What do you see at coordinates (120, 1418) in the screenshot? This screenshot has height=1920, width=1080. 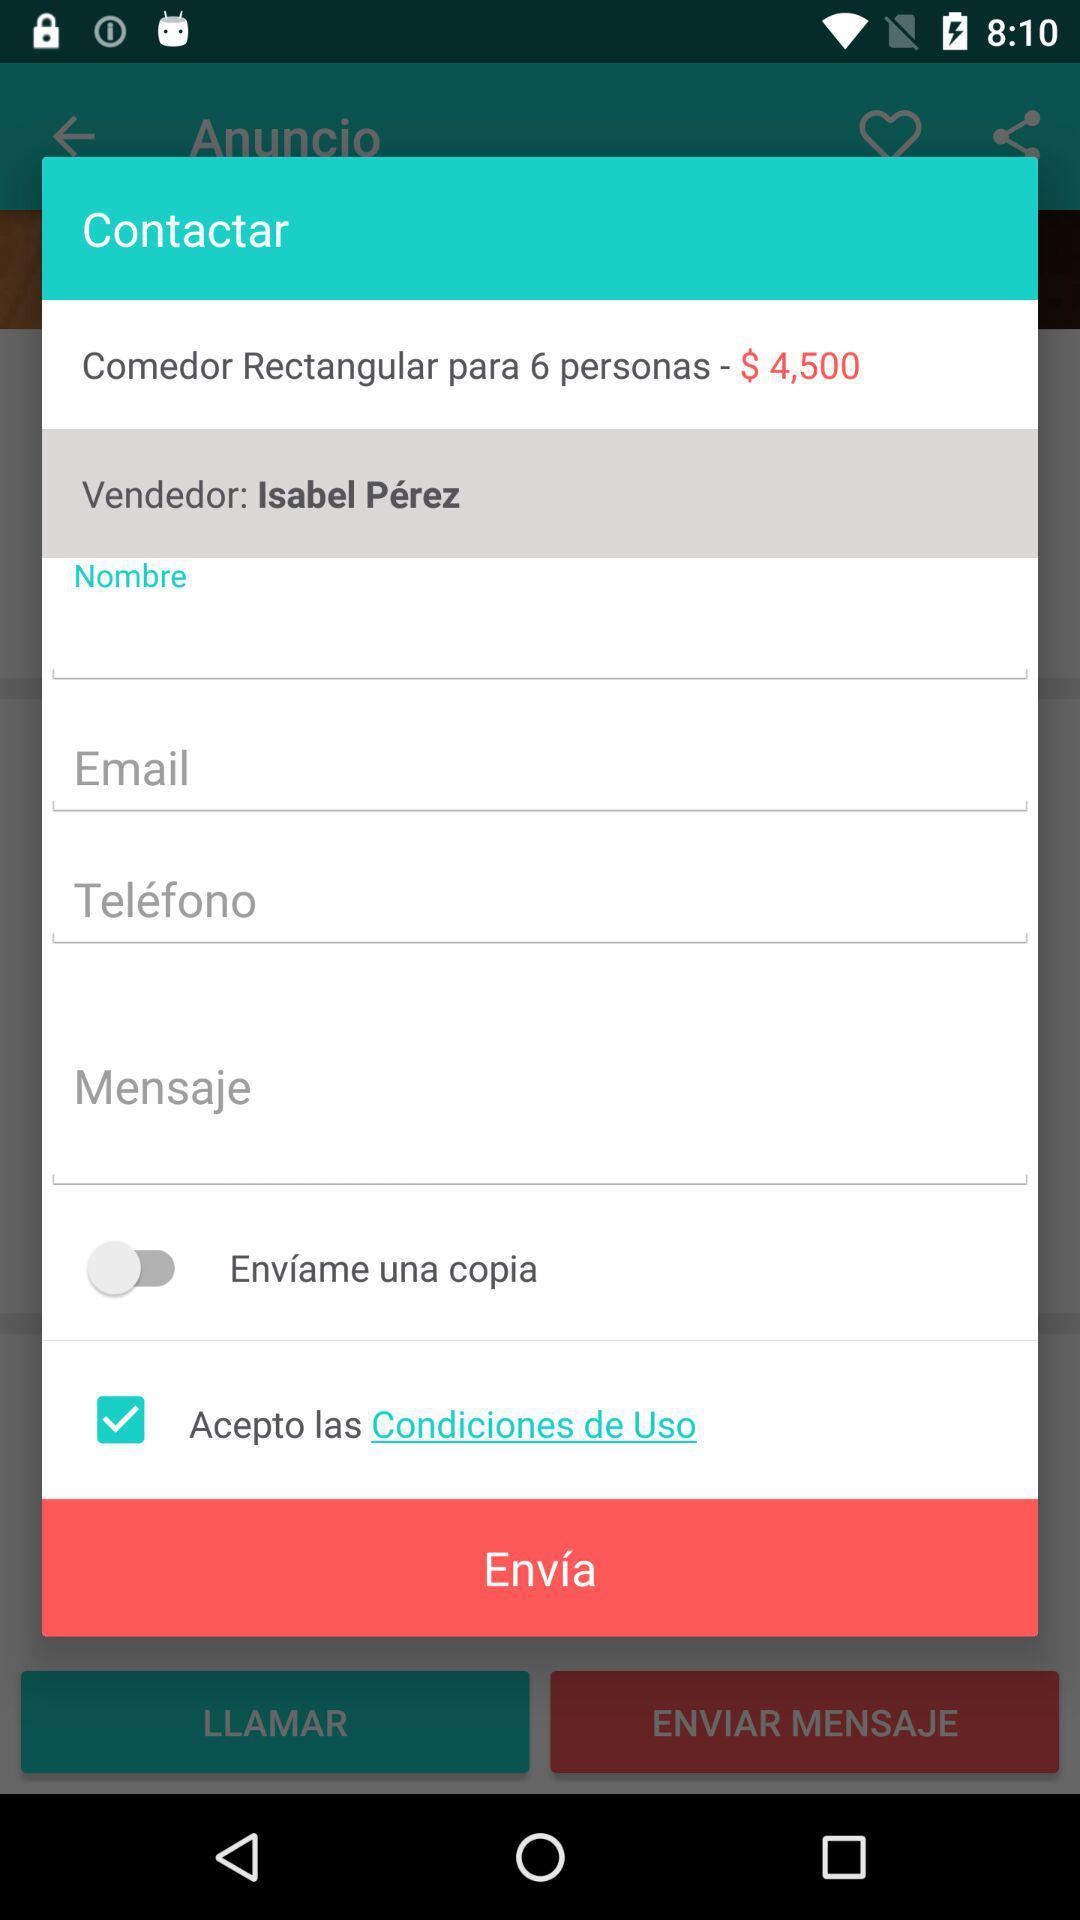 I see `unaccept the policy` at bounding box center [120, 1418].